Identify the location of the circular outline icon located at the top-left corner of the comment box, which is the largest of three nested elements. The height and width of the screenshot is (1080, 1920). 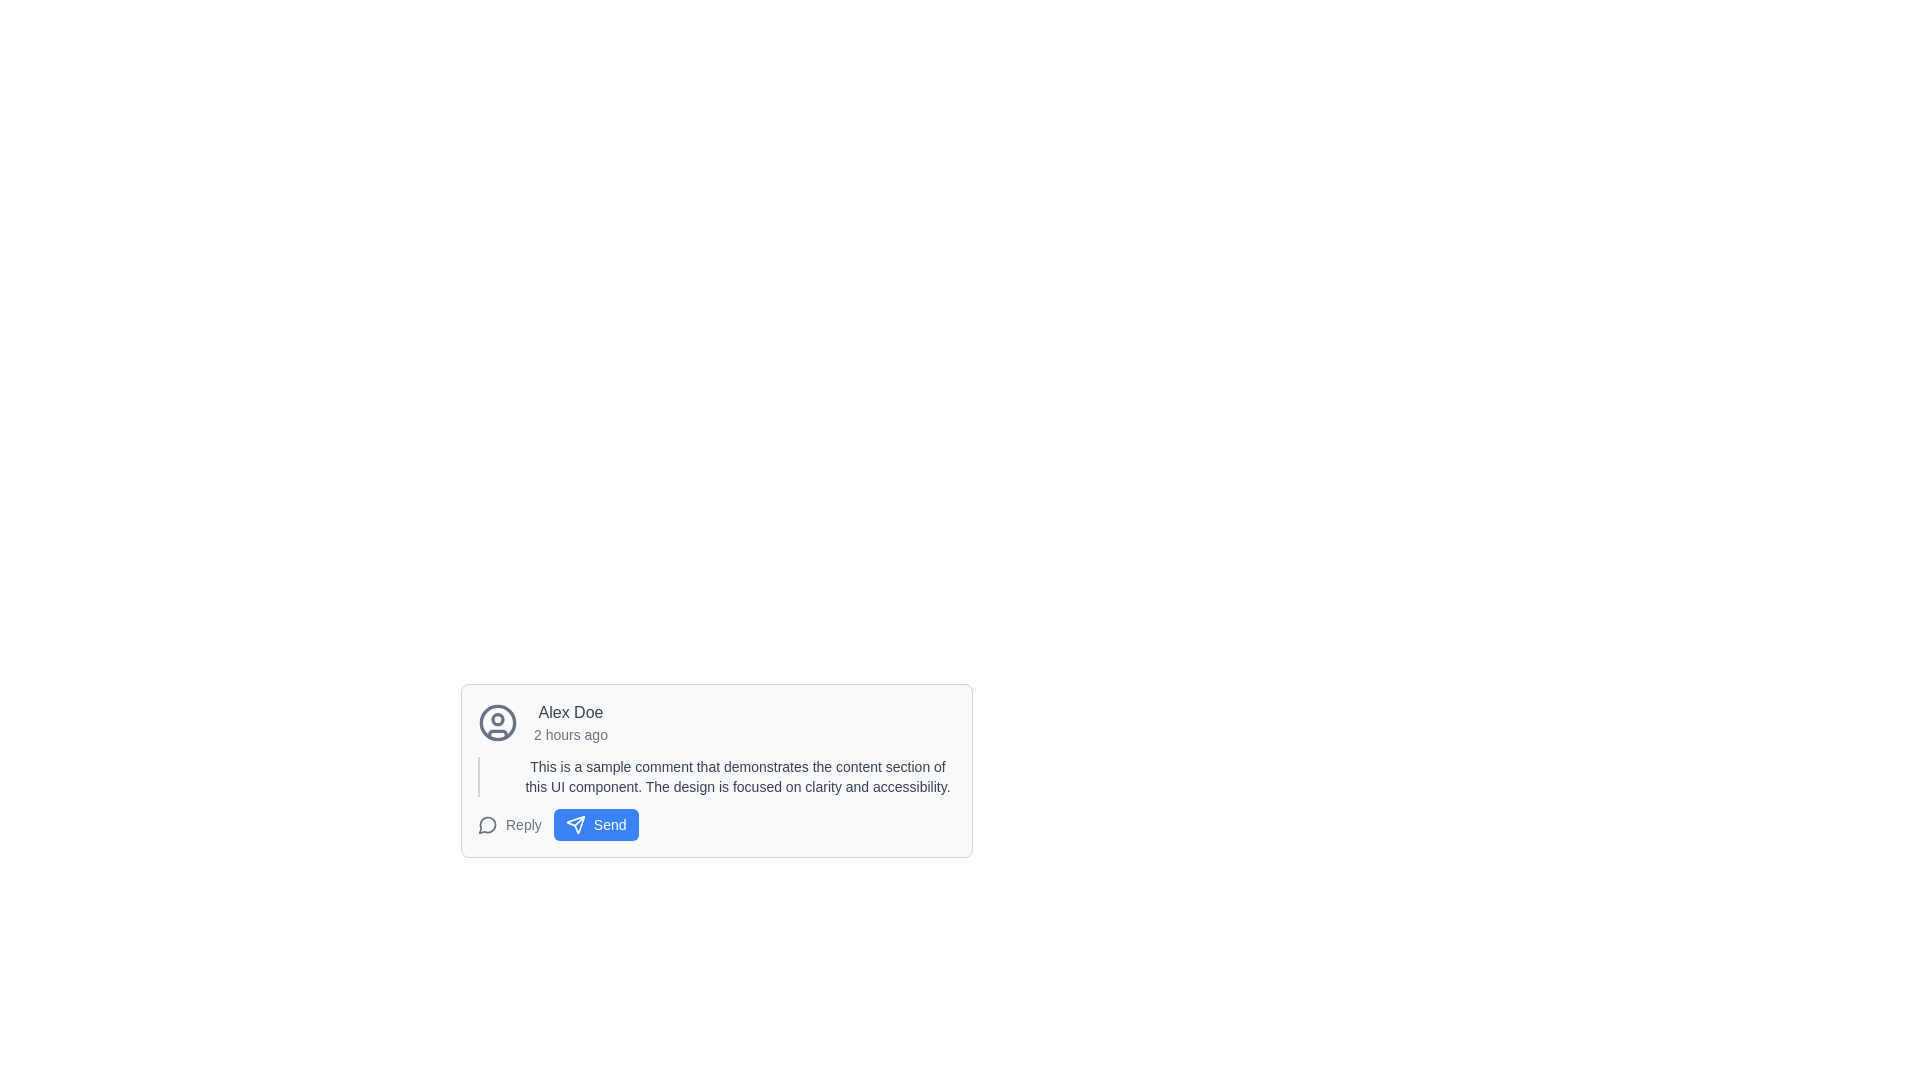
(498, 722).